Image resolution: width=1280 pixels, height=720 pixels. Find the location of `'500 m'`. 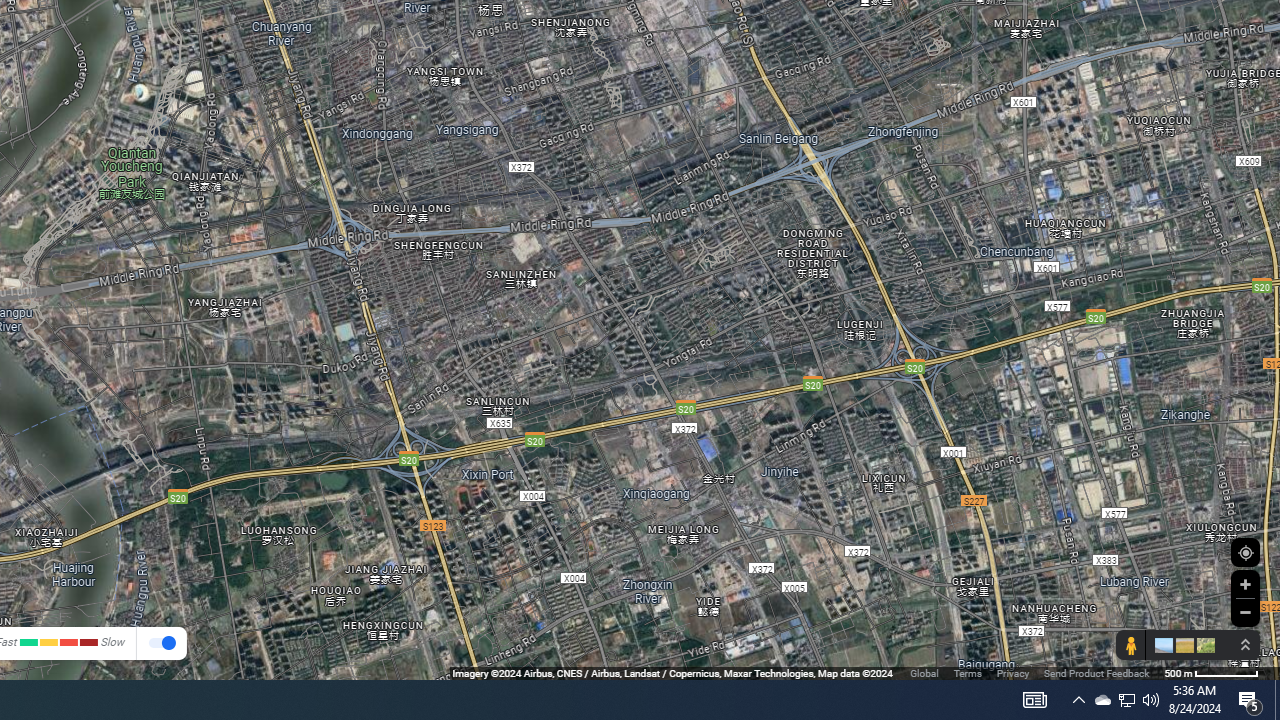

'500 m' is located at coordinates (1210, 673).